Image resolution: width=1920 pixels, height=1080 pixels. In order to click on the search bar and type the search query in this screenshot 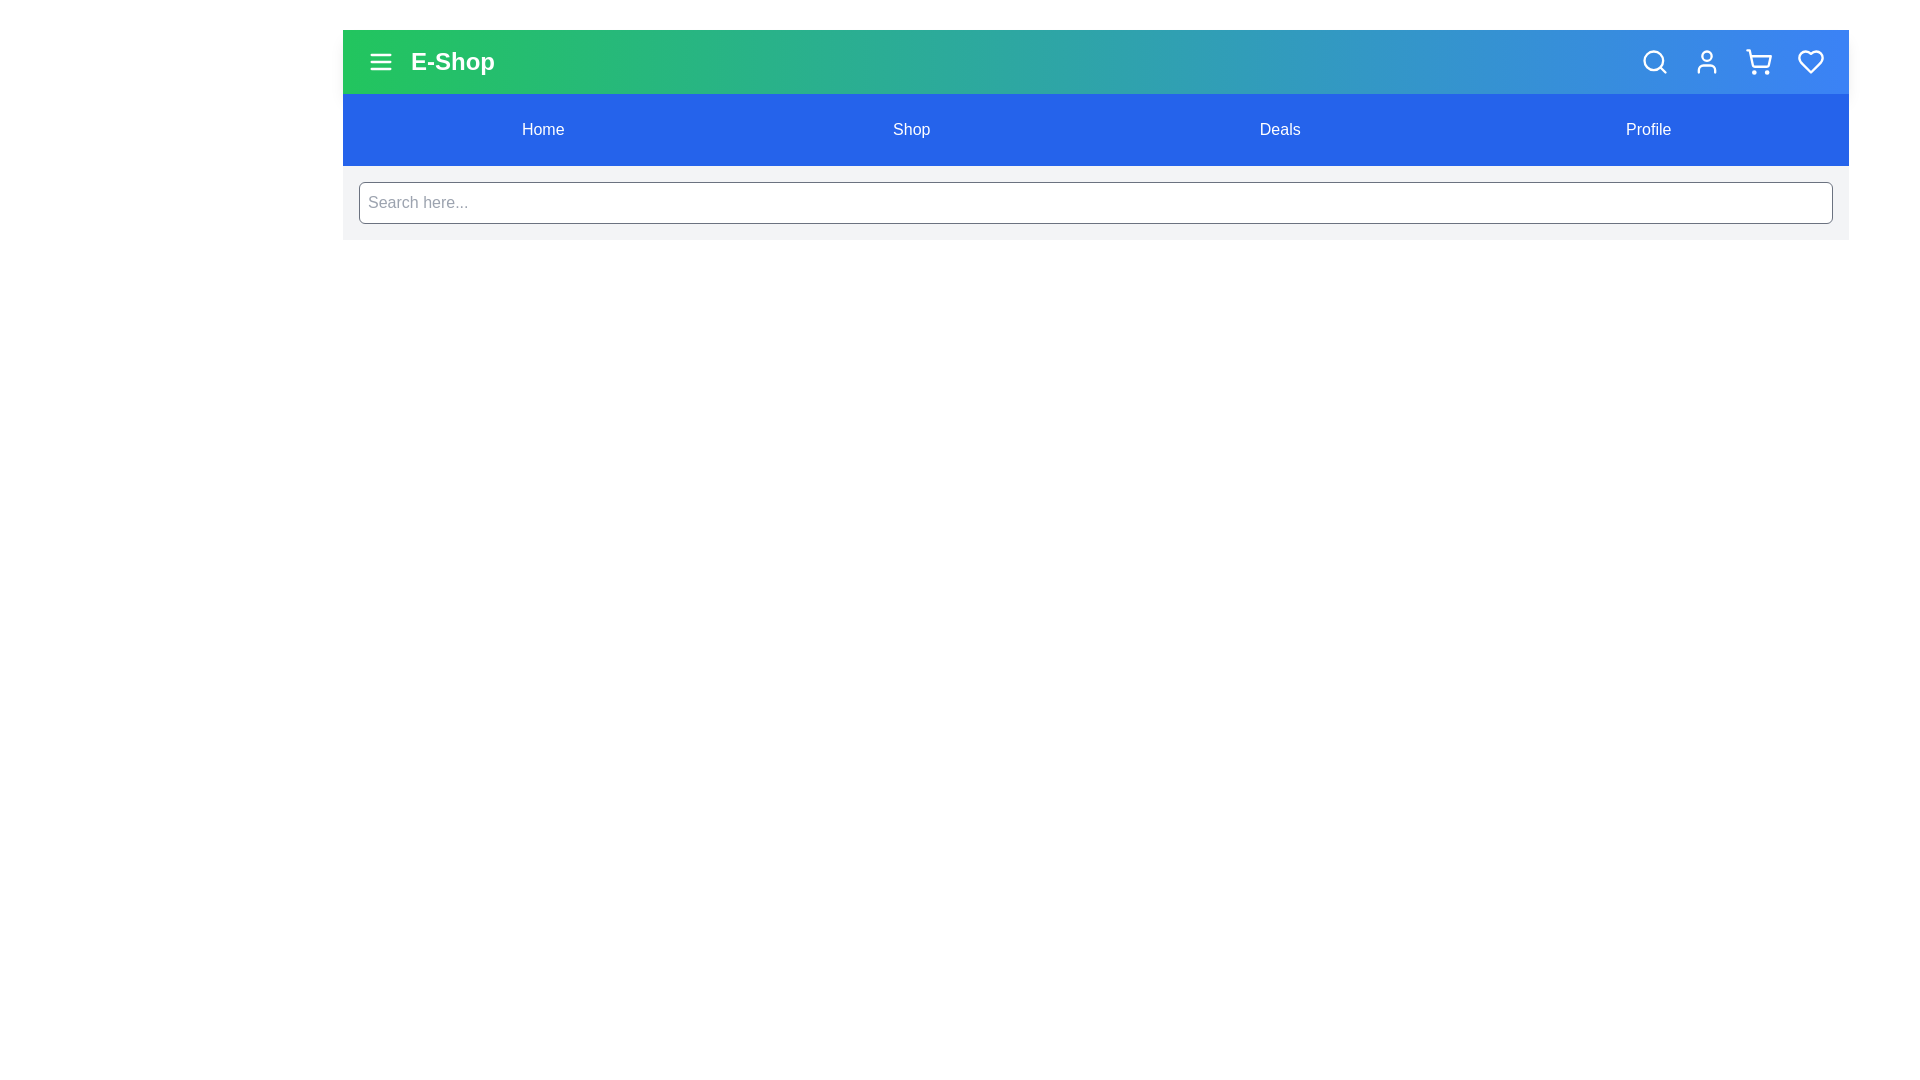, I will do `click(1094, 203)`.